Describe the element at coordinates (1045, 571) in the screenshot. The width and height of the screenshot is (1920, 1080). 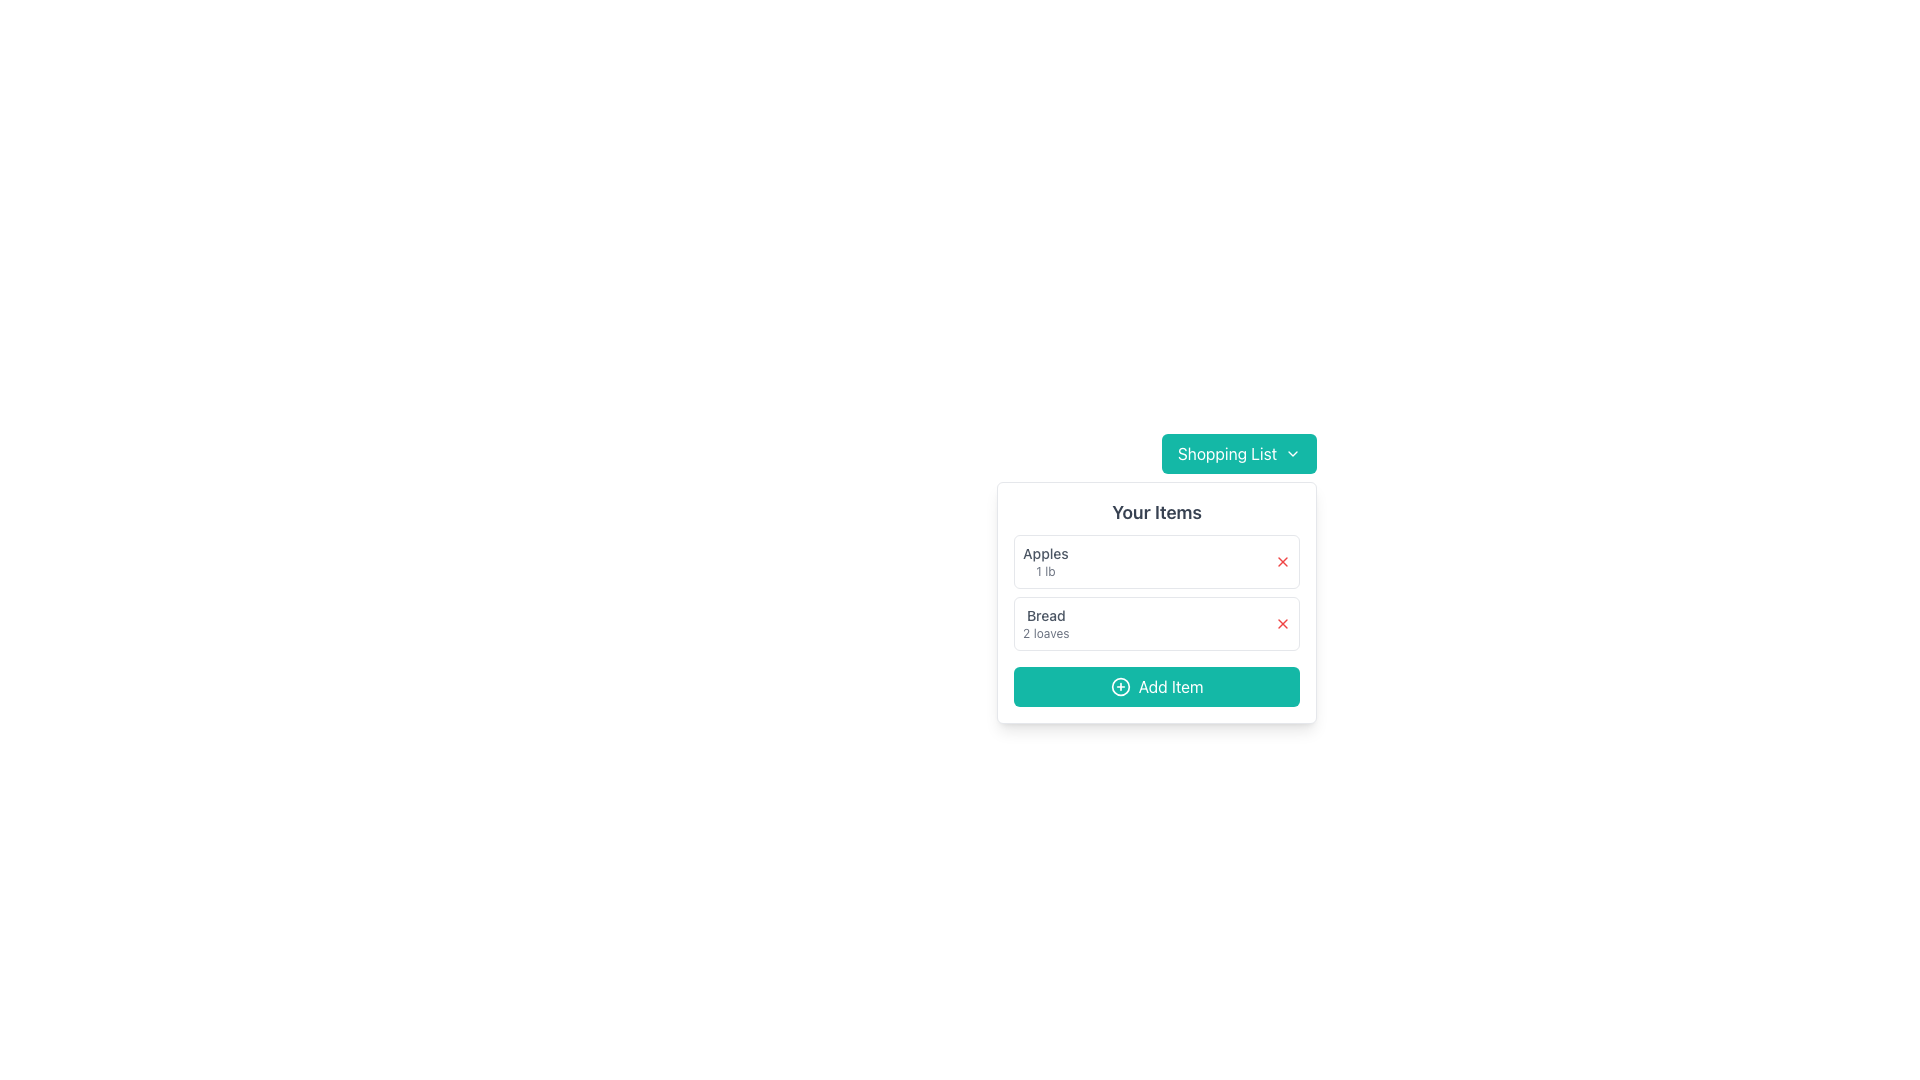
I see `additional information text label located below the 'Apples' item in the list, which provides the weight or amount` at that location.